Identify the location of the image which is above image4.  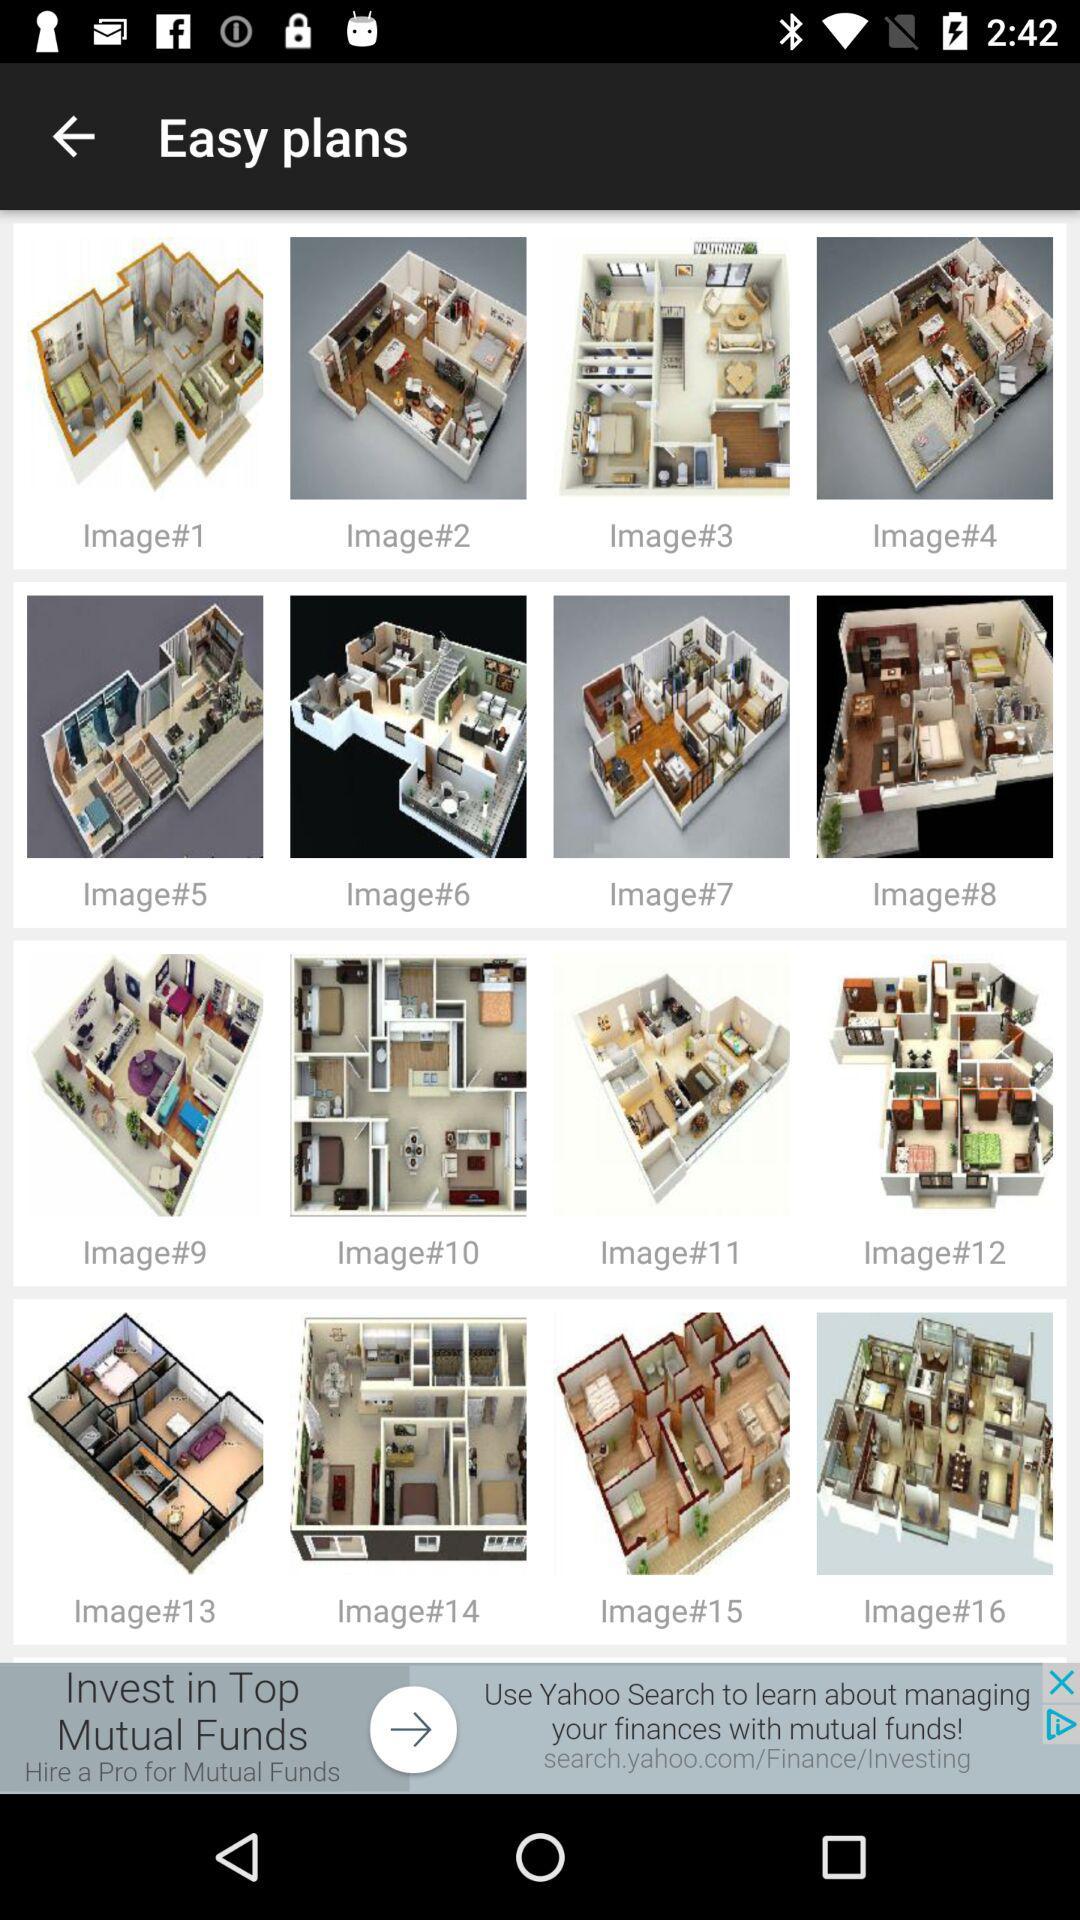
(941, 368).